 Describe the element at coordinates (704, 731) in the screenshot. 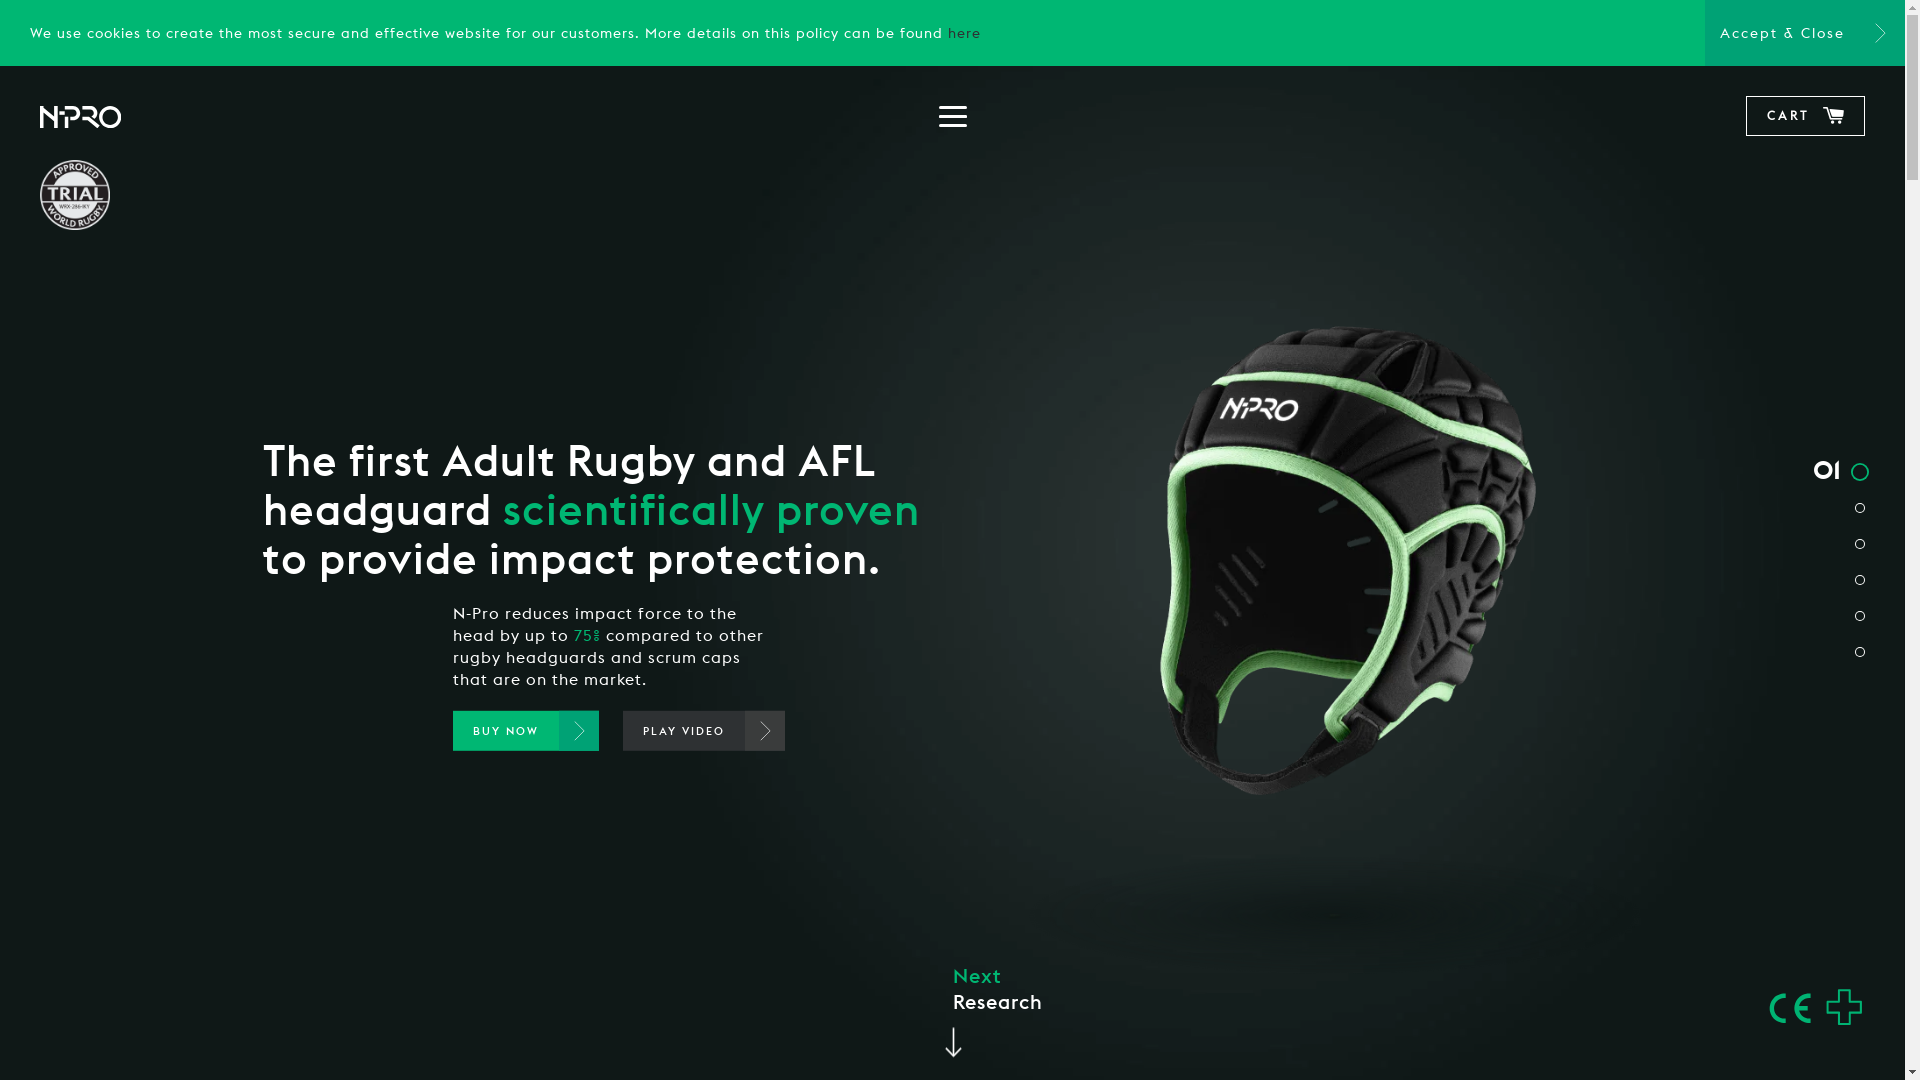

I see `'PLAY VIDEO'` at that location.